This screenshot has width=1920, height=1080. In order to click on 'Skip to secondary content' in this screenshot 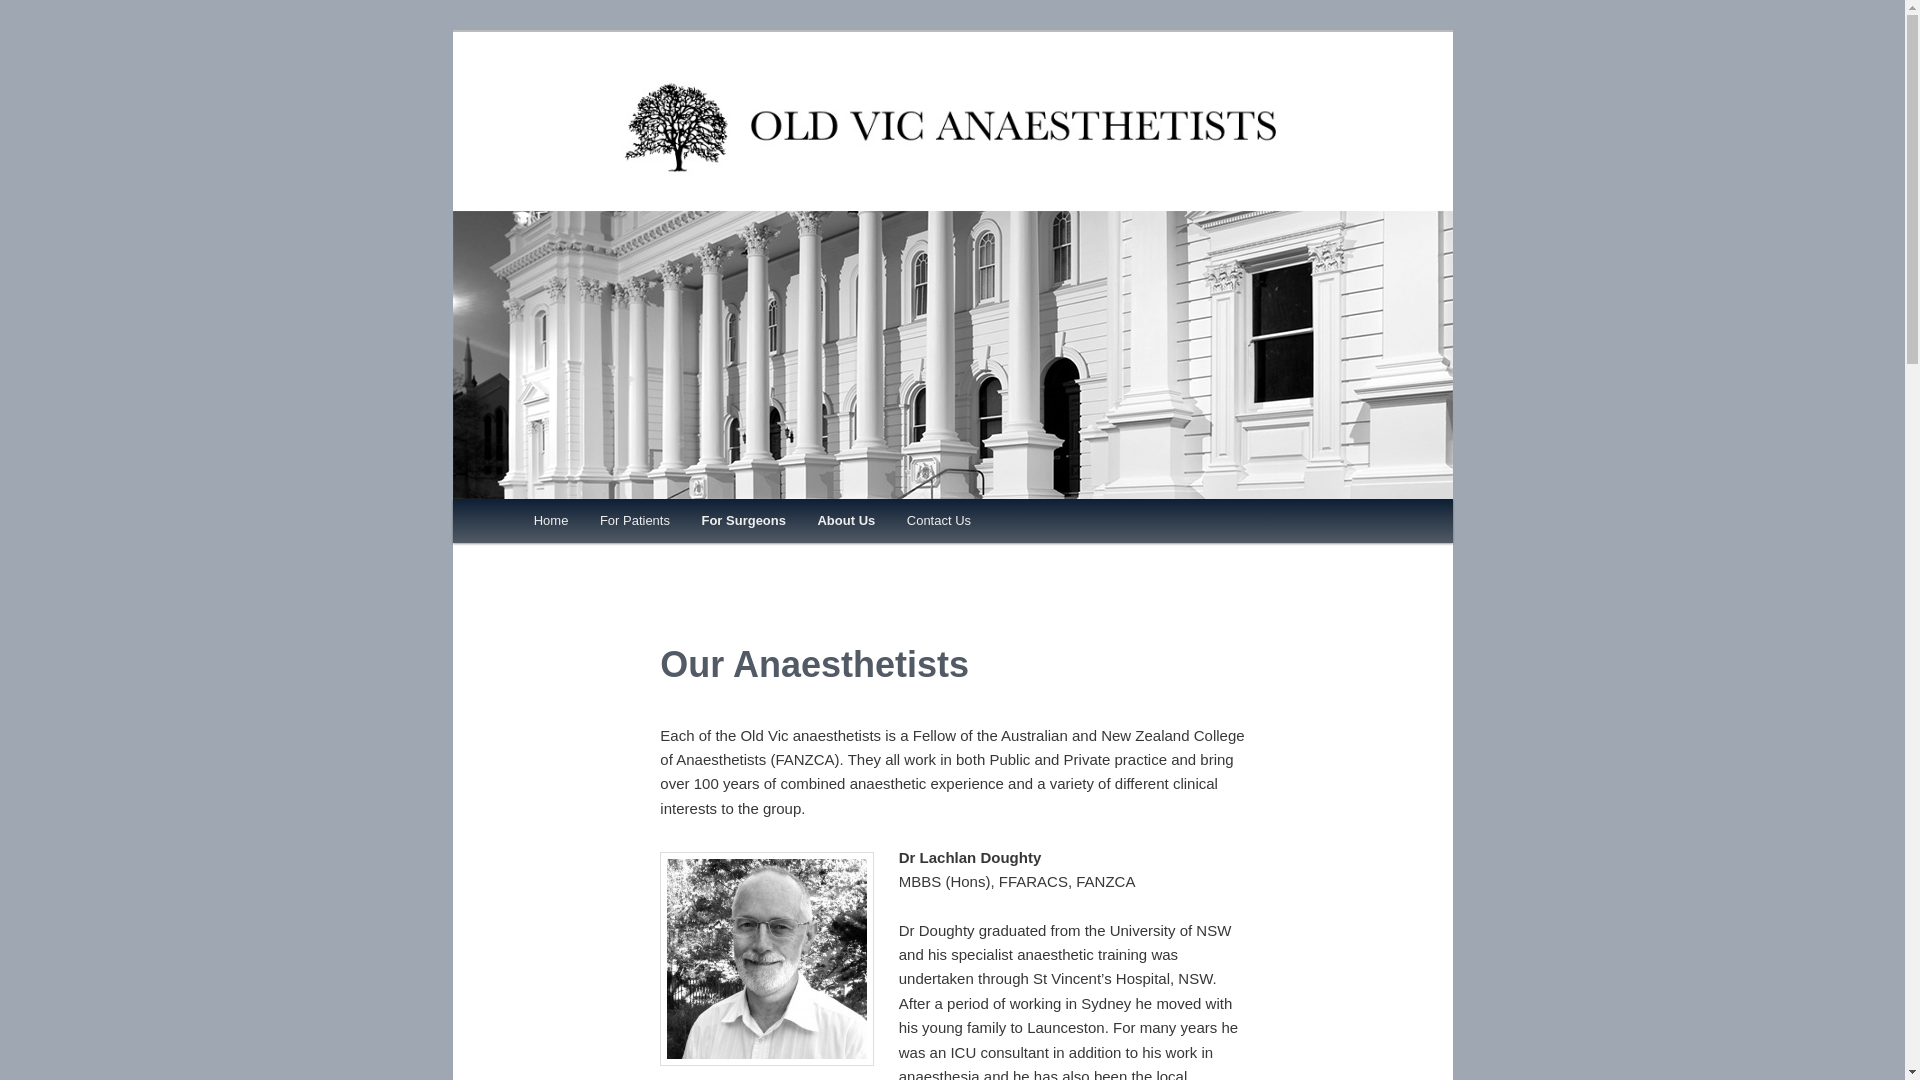, I will do `click(631, 523)`.